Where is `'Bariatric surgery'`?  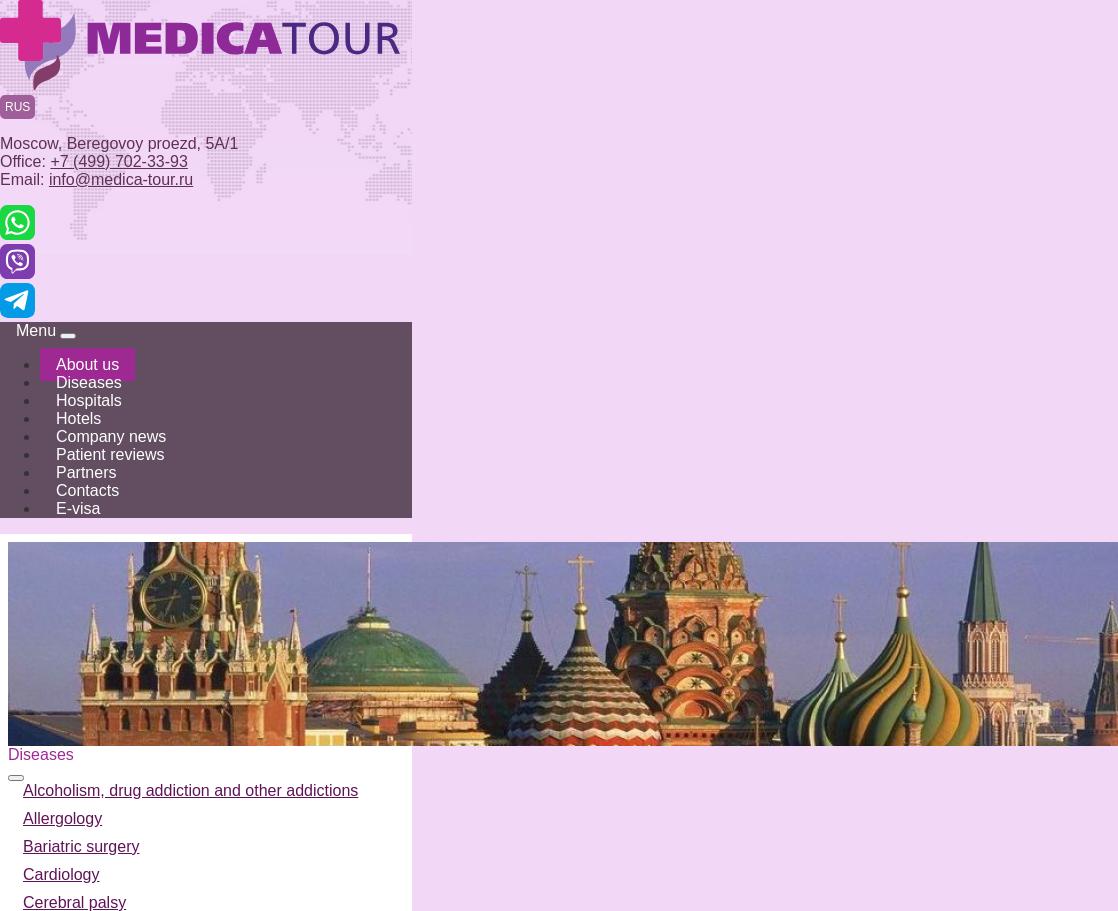
'Bariatric surgery' is located at coordinates (81, 846).